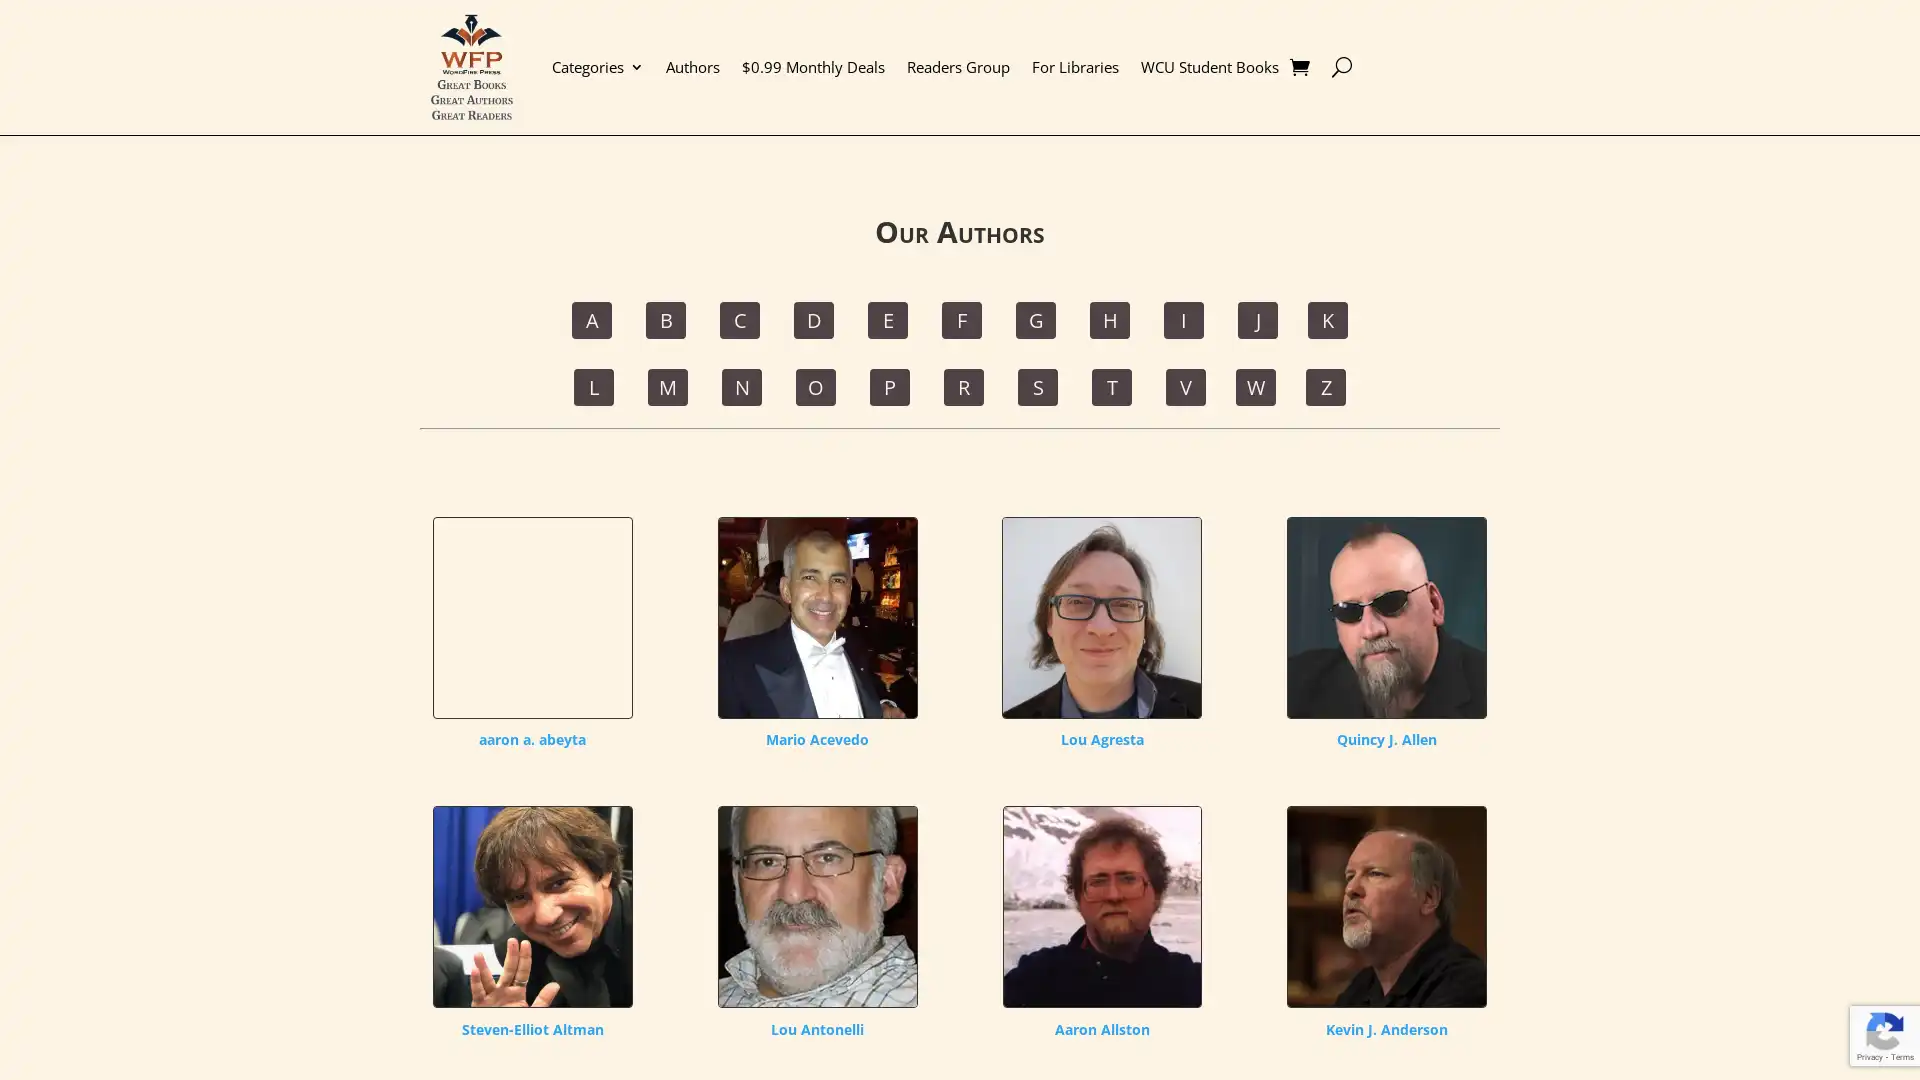 This screenshot has height=1080, width=1920. What do you see at coordinates (1111, 386) in the screenshot?
I see `T` at bounding box center [1111, 386].